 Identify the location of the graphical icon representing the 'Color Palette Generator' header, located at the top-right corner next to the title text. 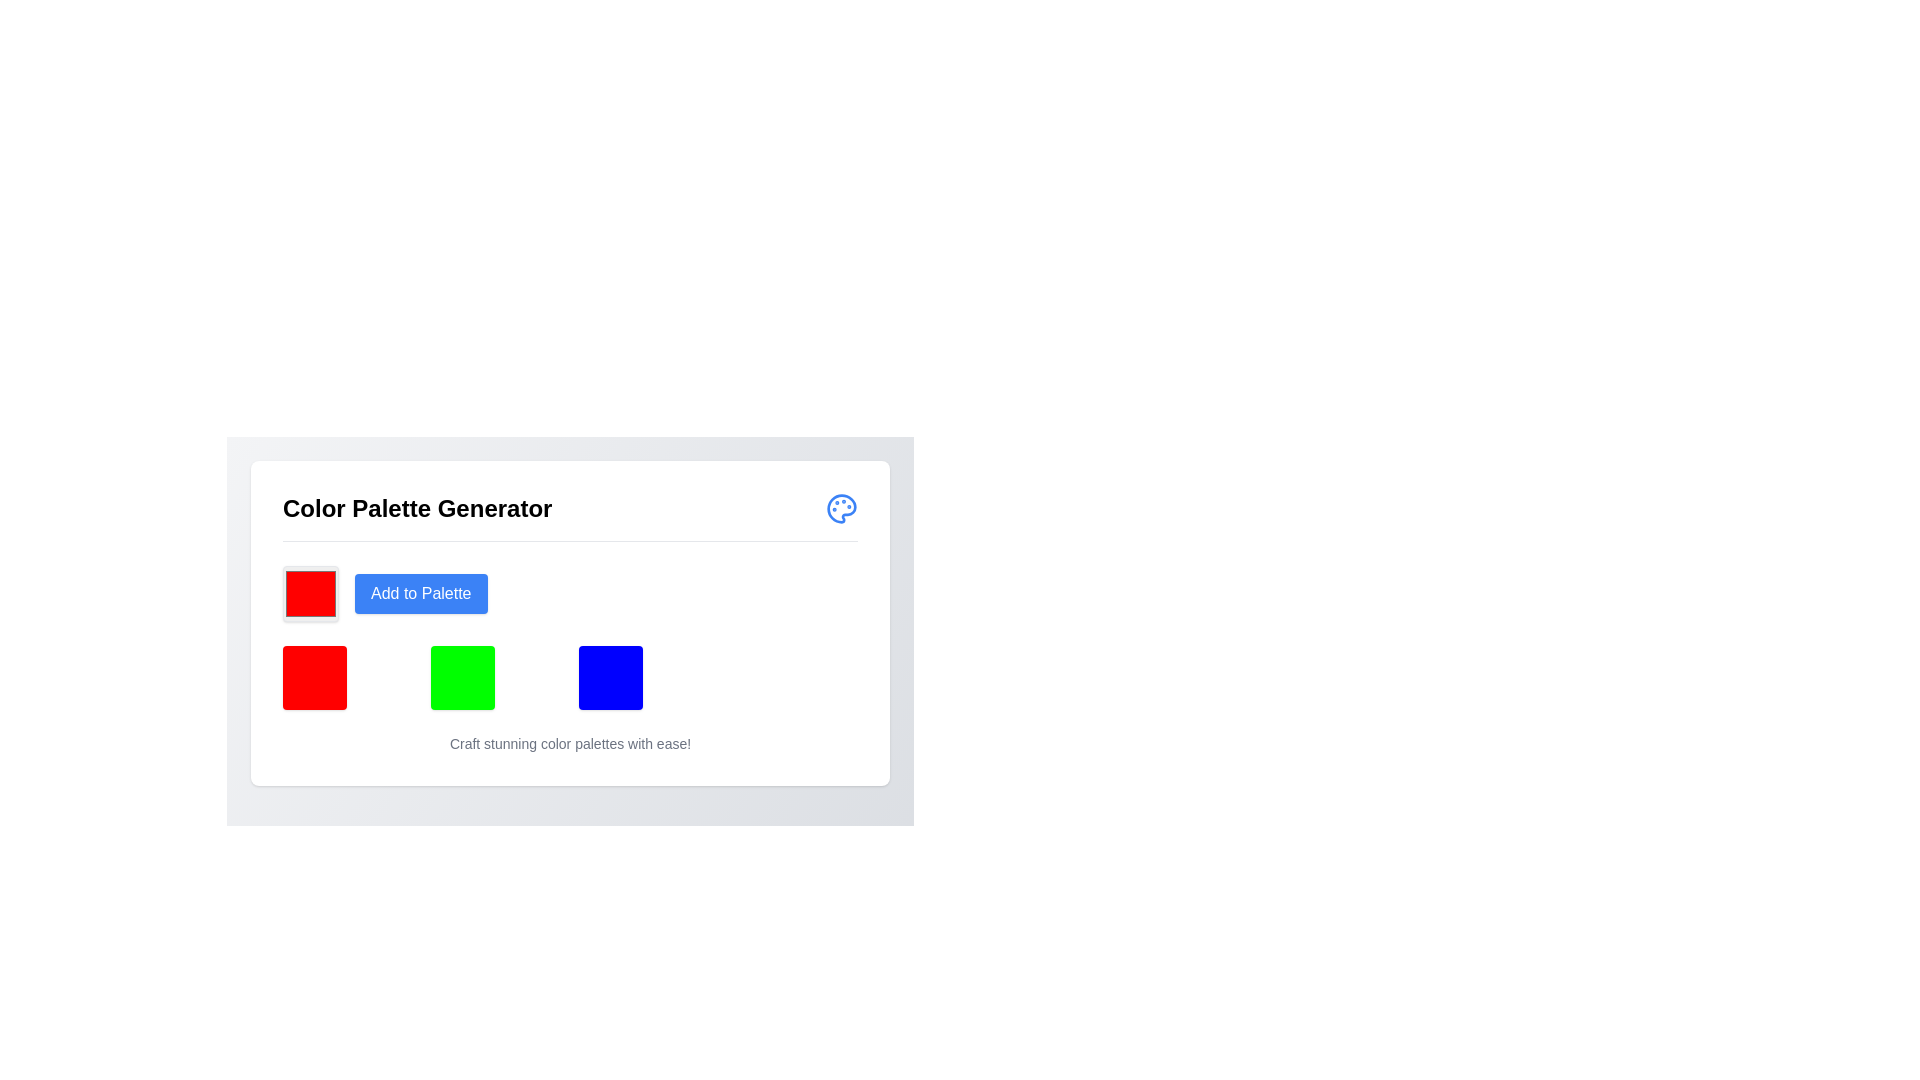
(841, 508).